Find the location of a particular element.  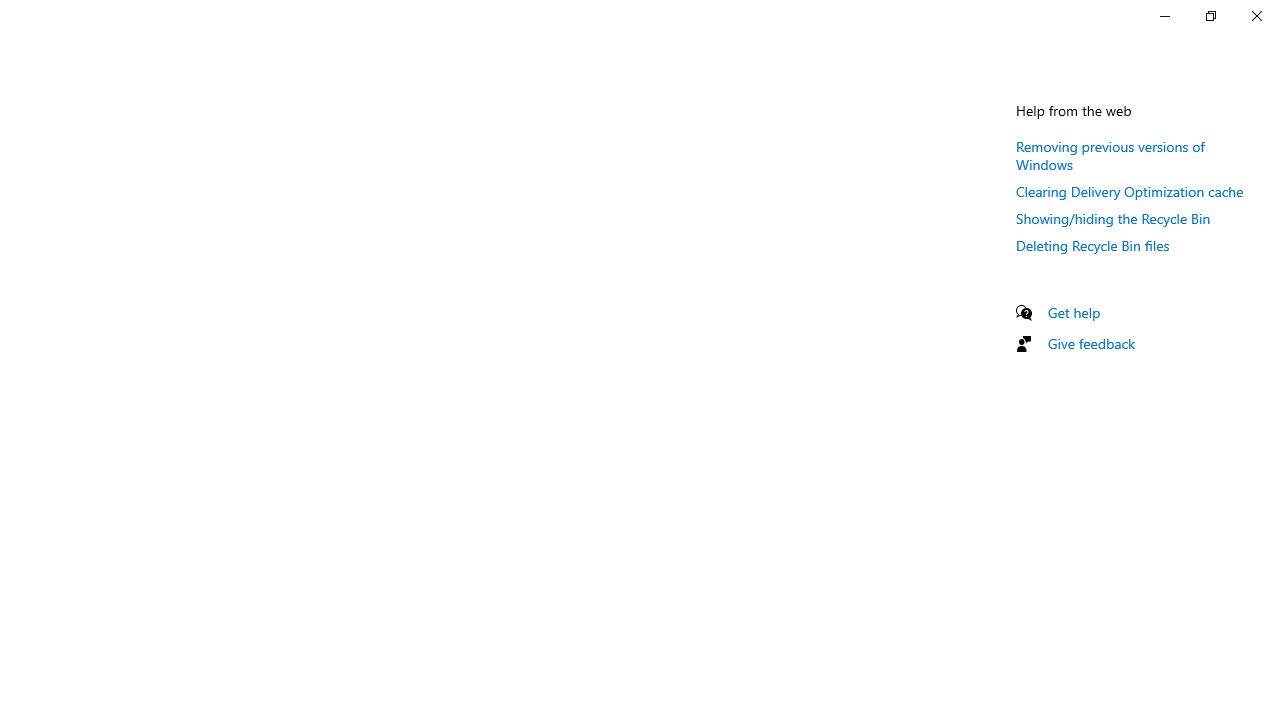

'Close Settings' is located at coordinates (1255, 15).